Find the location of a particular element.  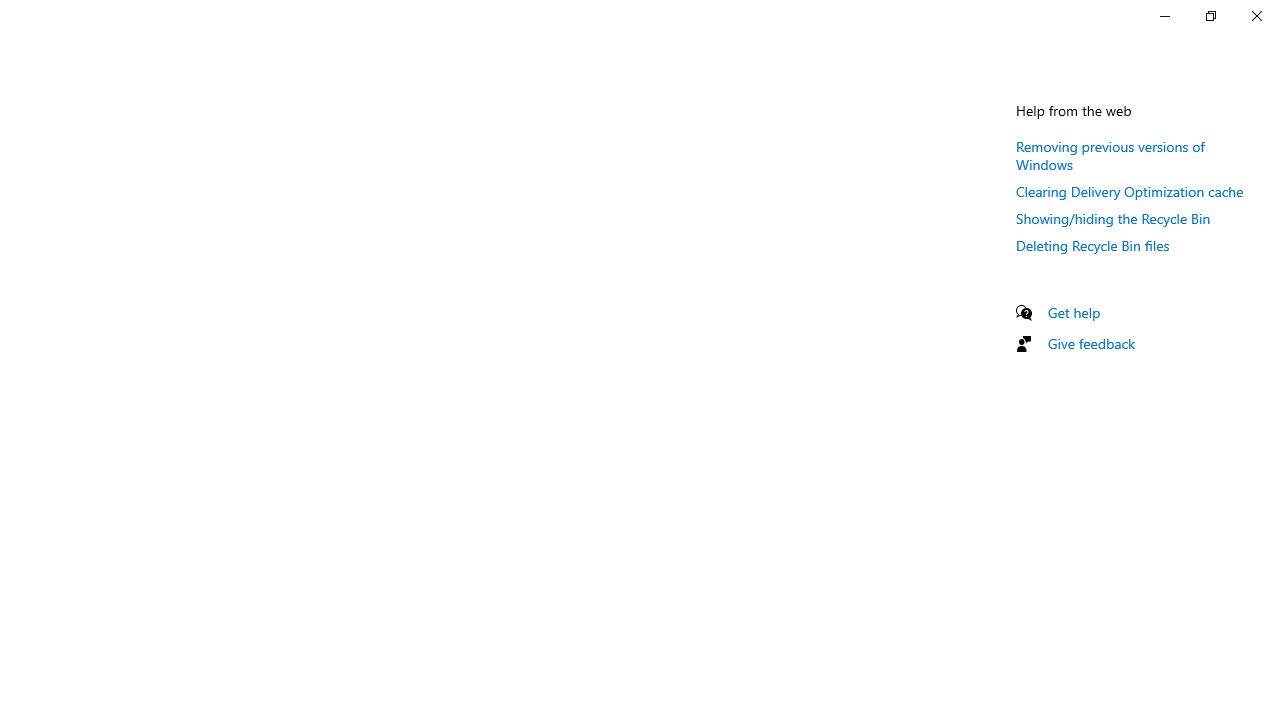

'Close Settings' is located at coordinates (1255, 15).